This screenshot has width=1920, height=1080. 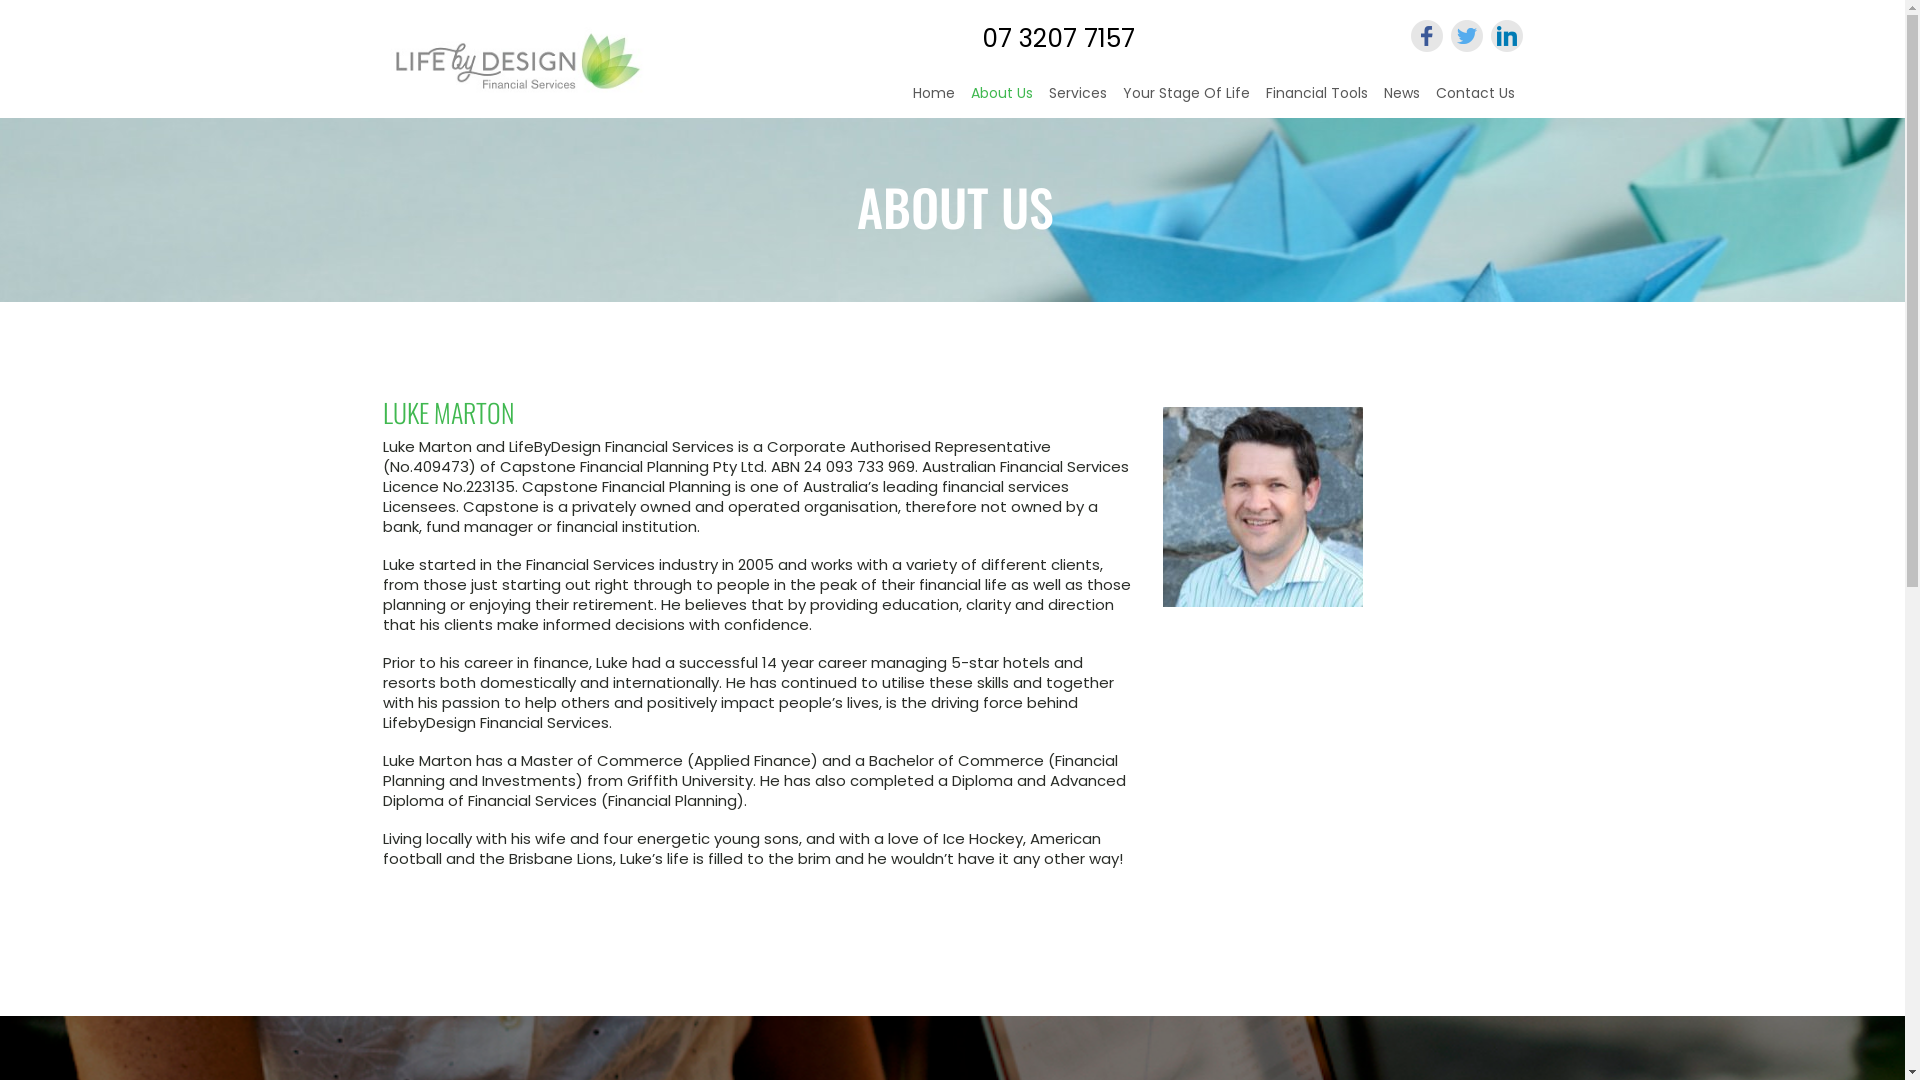 I want to click on 'Financial Tools', so click(x=1256, y=88).